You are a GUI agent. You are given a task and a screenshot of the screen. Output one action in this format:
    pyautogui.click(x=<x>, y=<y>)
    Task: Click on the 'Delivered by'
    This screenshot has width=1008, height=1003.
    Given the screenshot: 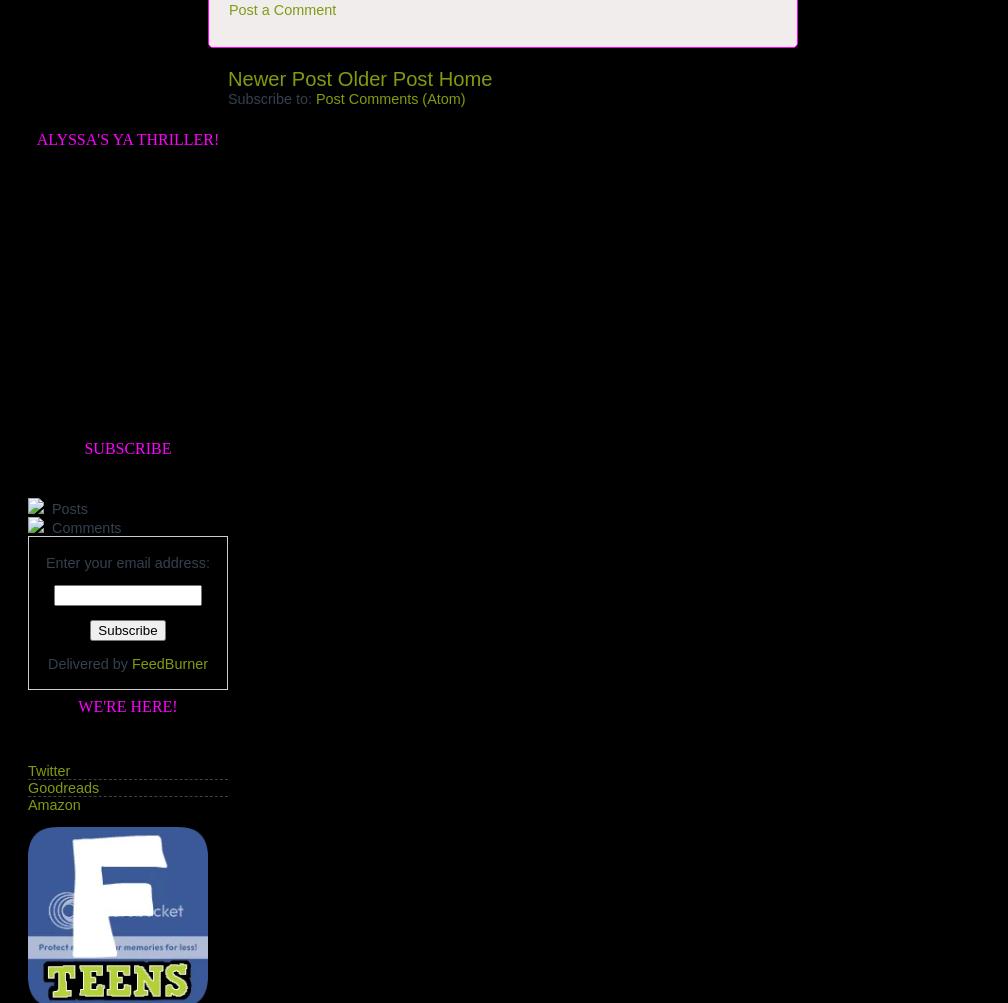 What is the action you would take?
    pyautogui.click(x=89, y=662)
    